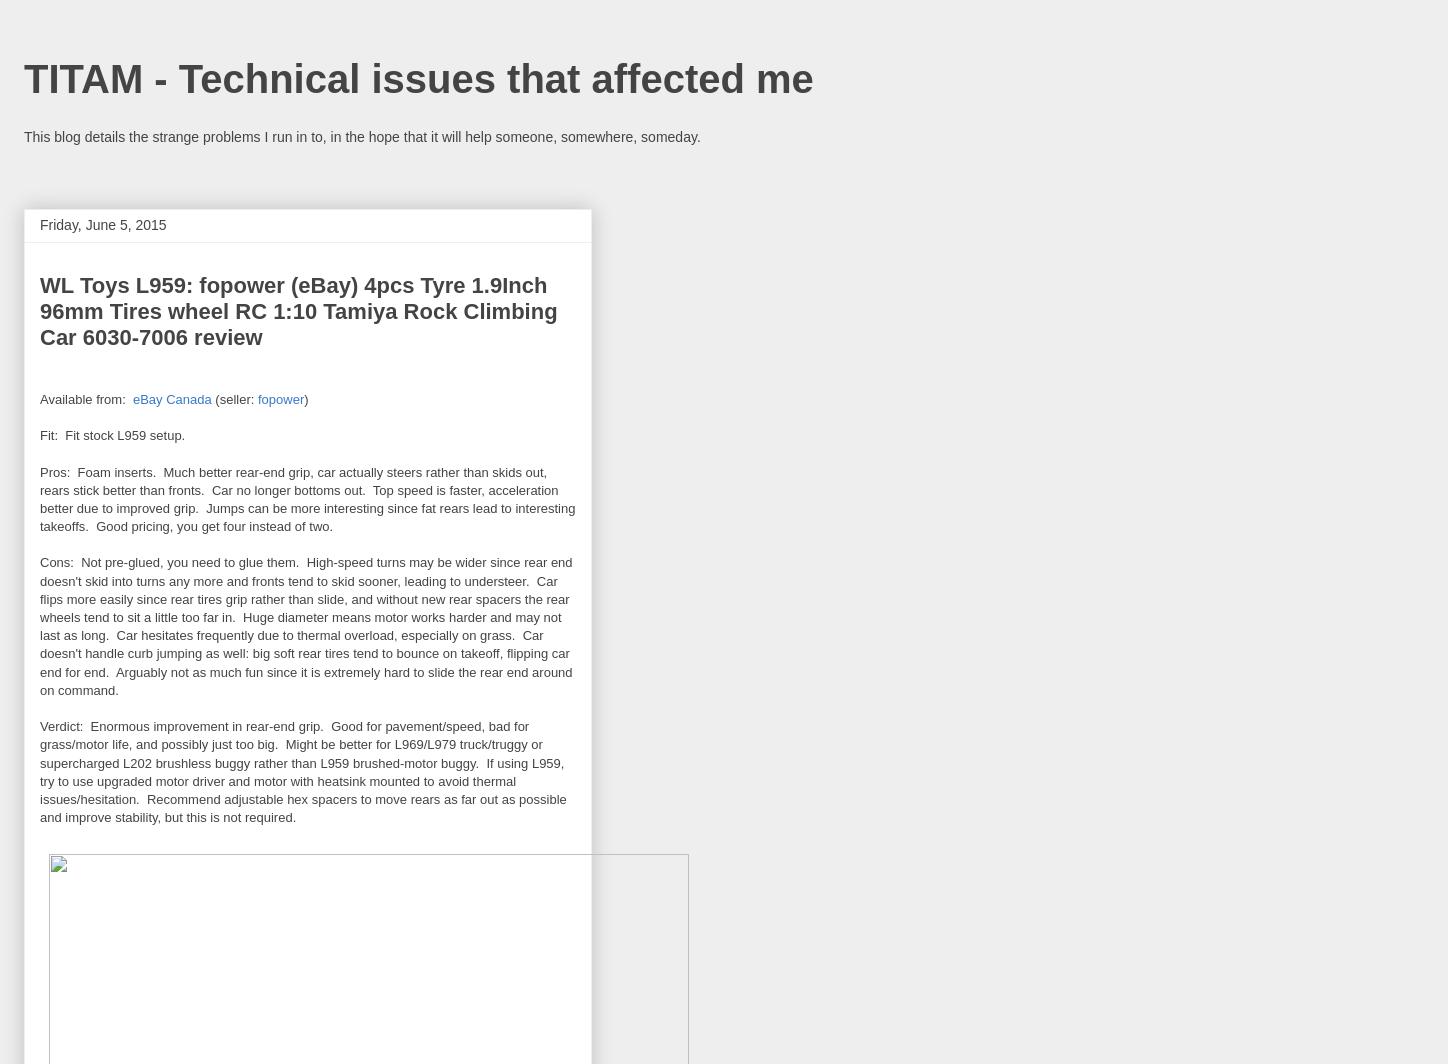 The height and width of the screenshot is (1064, 1448). I want to click on '(seller:', so click(233, 398).